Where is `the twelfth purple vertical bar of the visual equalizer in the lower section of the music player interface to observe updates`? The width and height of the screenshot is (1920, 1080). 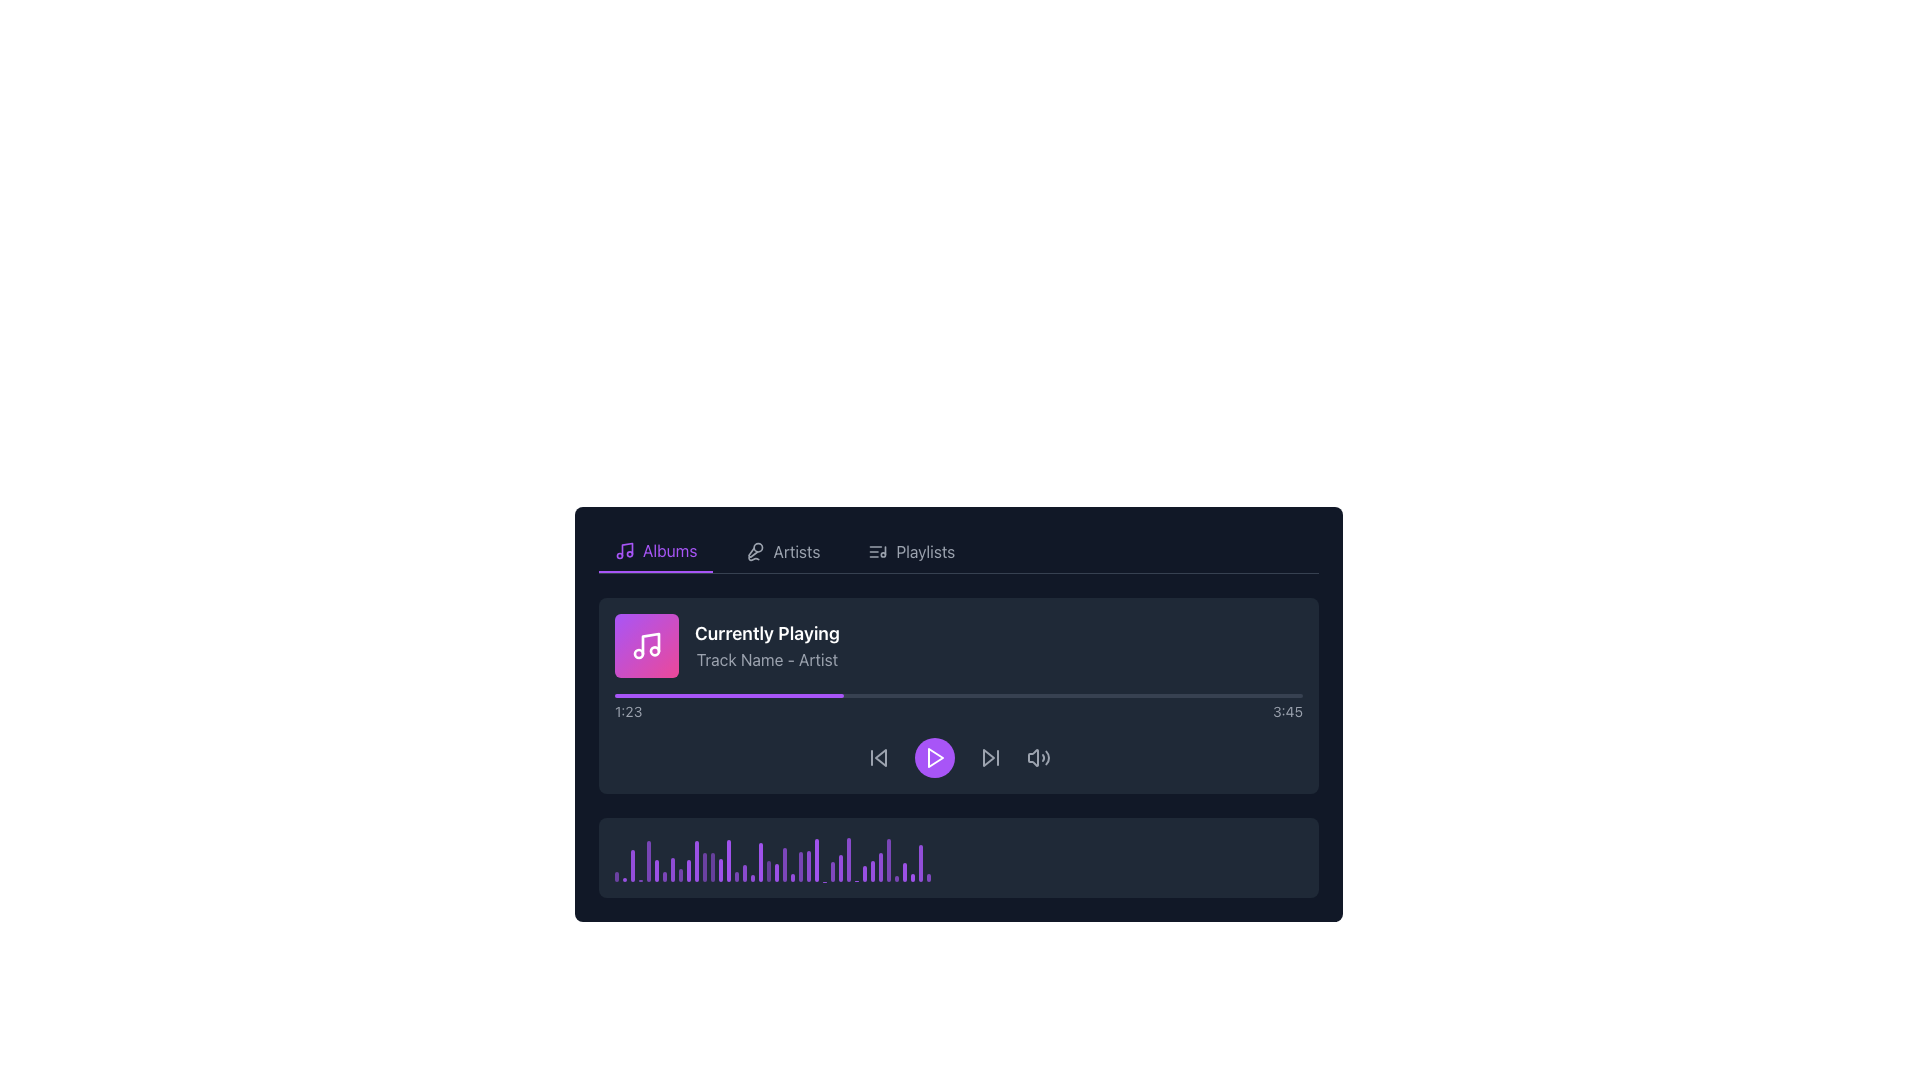 the twelfth purple vertical bar of the visual equalizer in the lower section of the music player interface to observe updates is located at coordinates (705, 866).